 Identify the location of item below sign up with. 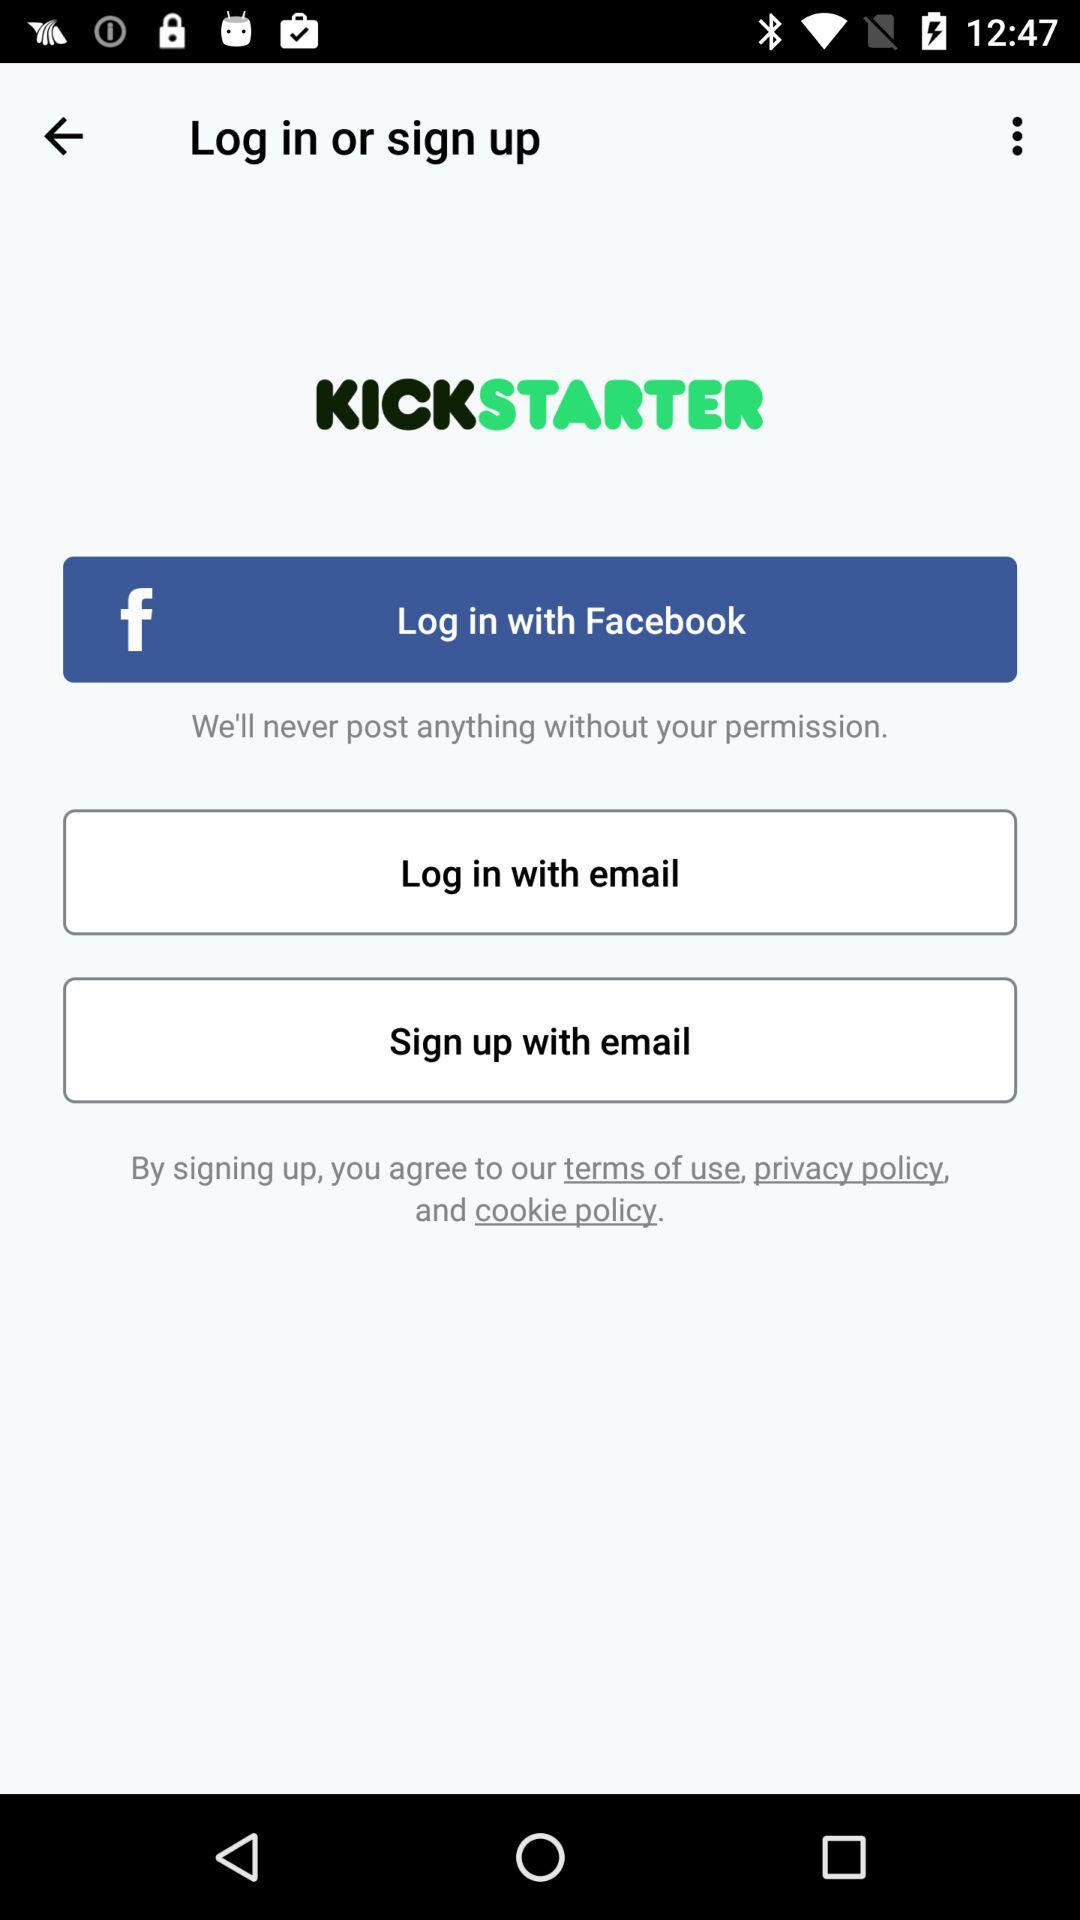
(540, 1187).